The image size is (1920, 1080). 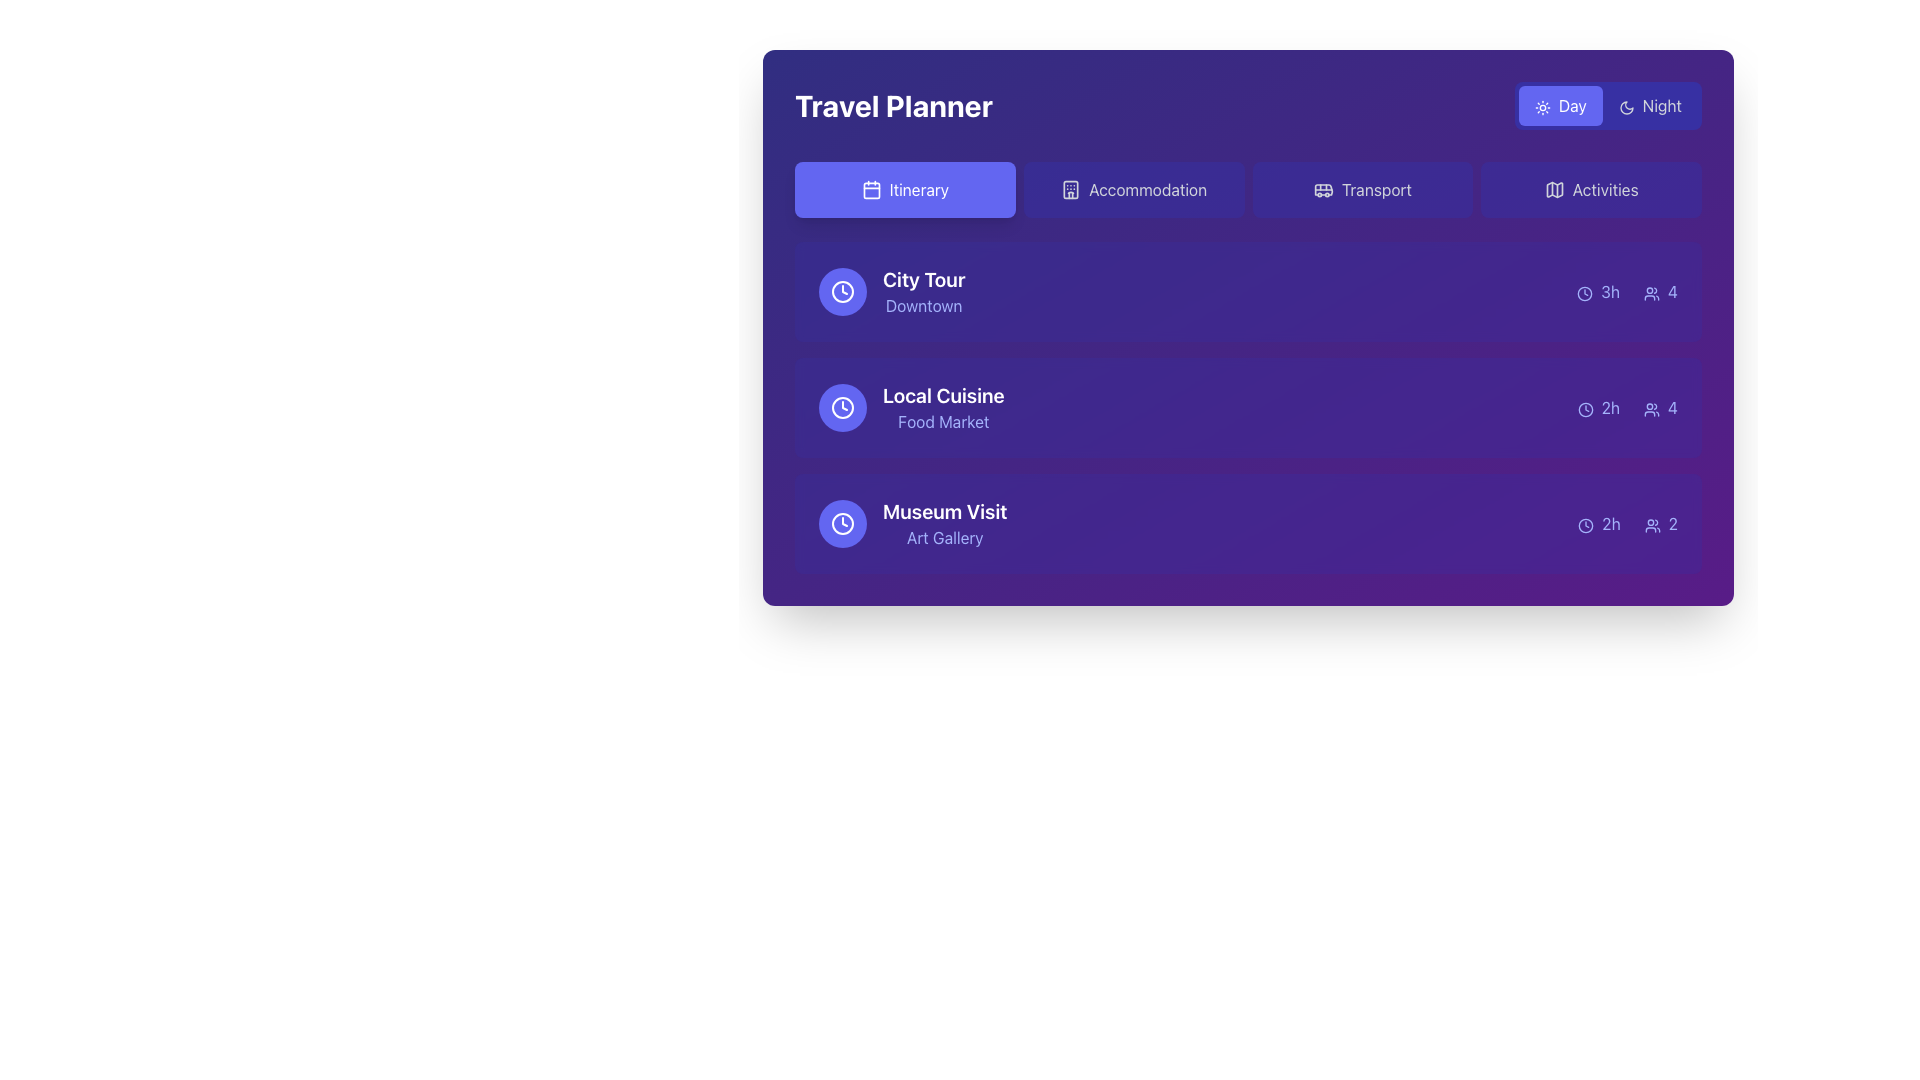 What do you see at coordinates (942, 396) in the screenshot?
I see `the text label that serves as the title for the itinerary entry, positioned below 'City Tour' and above 'Museum Visit', to emphasize or reveal additional information` at bounding box center [942, 396].